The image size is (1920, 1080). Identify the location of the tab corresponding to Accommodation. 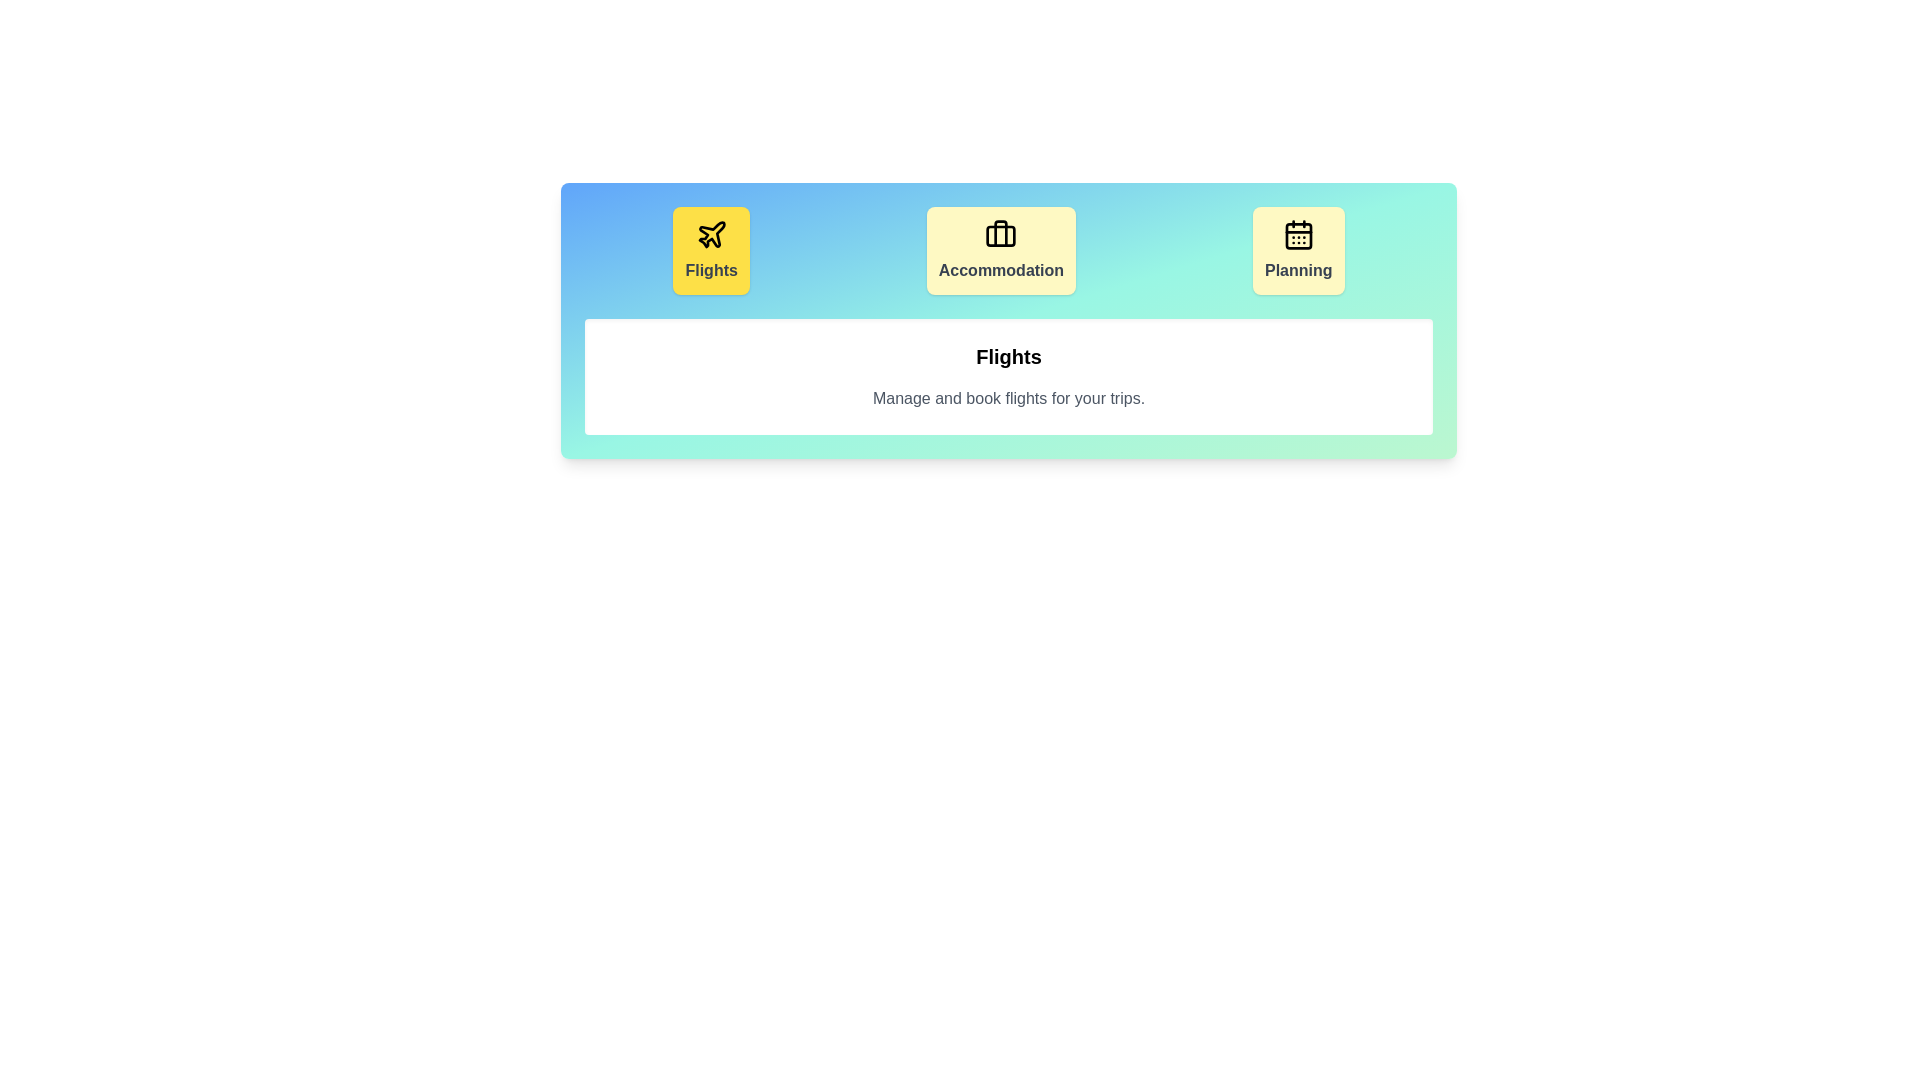
(1001, 249).